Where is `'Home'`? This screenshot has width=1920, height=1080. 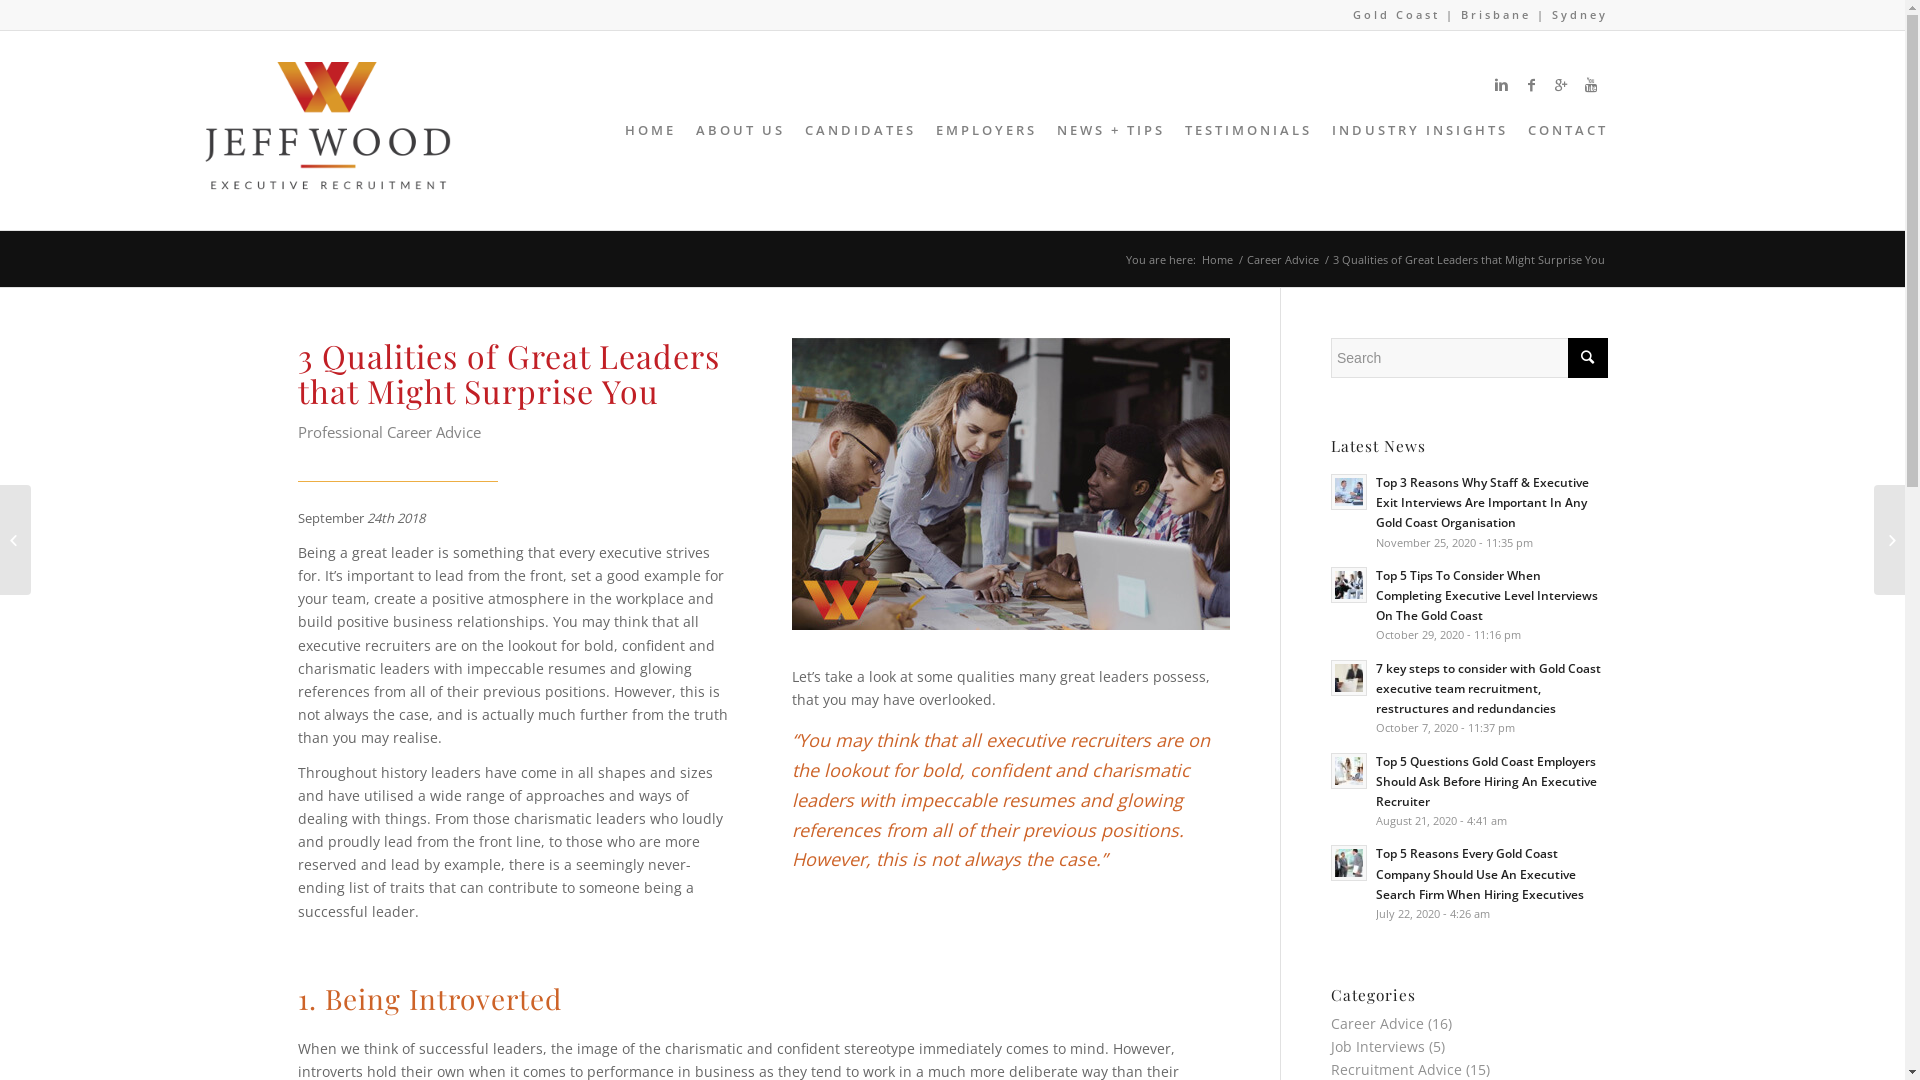
'Home' is located at coordinates (1215, 258).